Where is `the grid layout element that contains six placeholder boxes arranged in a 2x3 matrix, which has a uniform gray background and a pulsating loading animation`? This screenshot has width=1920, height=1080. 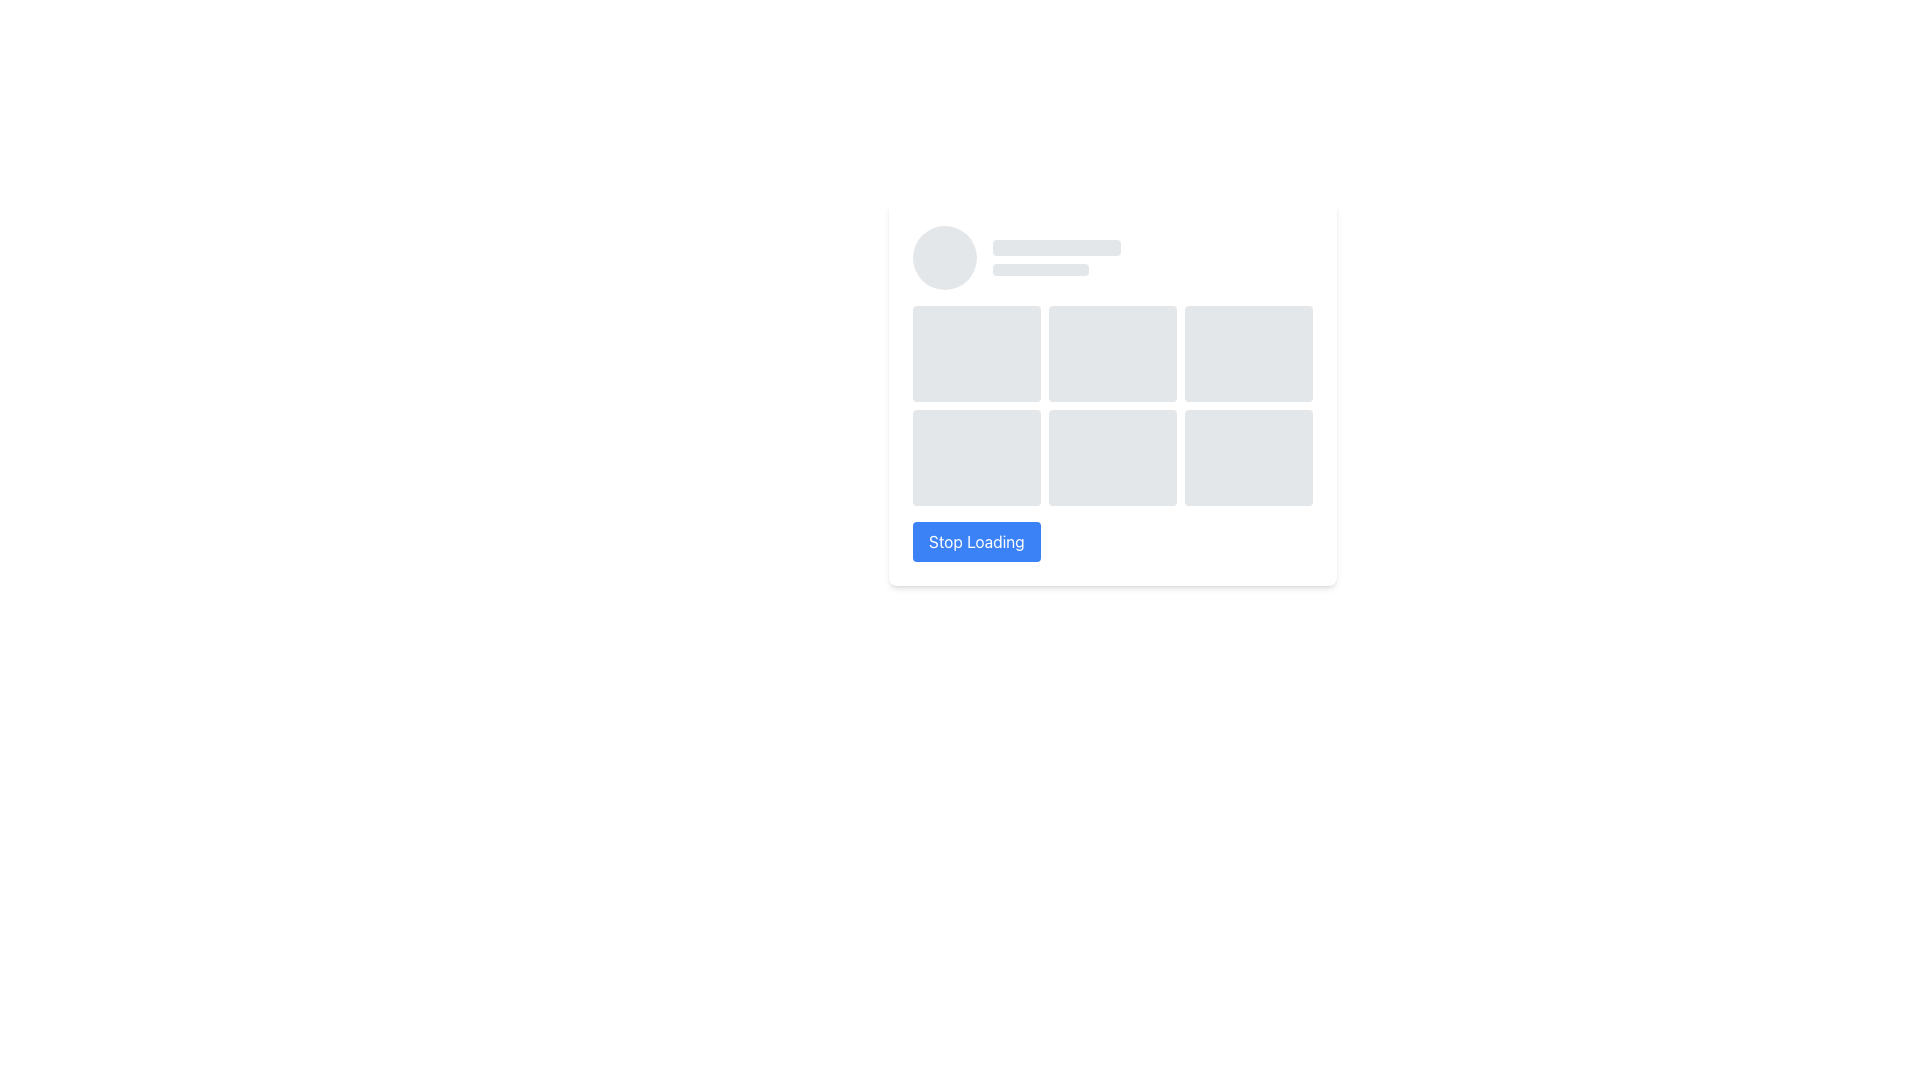 the grid layout element that contains six placeholder boxes arranged in a 2x3 matrix, which has a uniform gray background and a pulsating loading animation is located at coordinates (1112, 405).